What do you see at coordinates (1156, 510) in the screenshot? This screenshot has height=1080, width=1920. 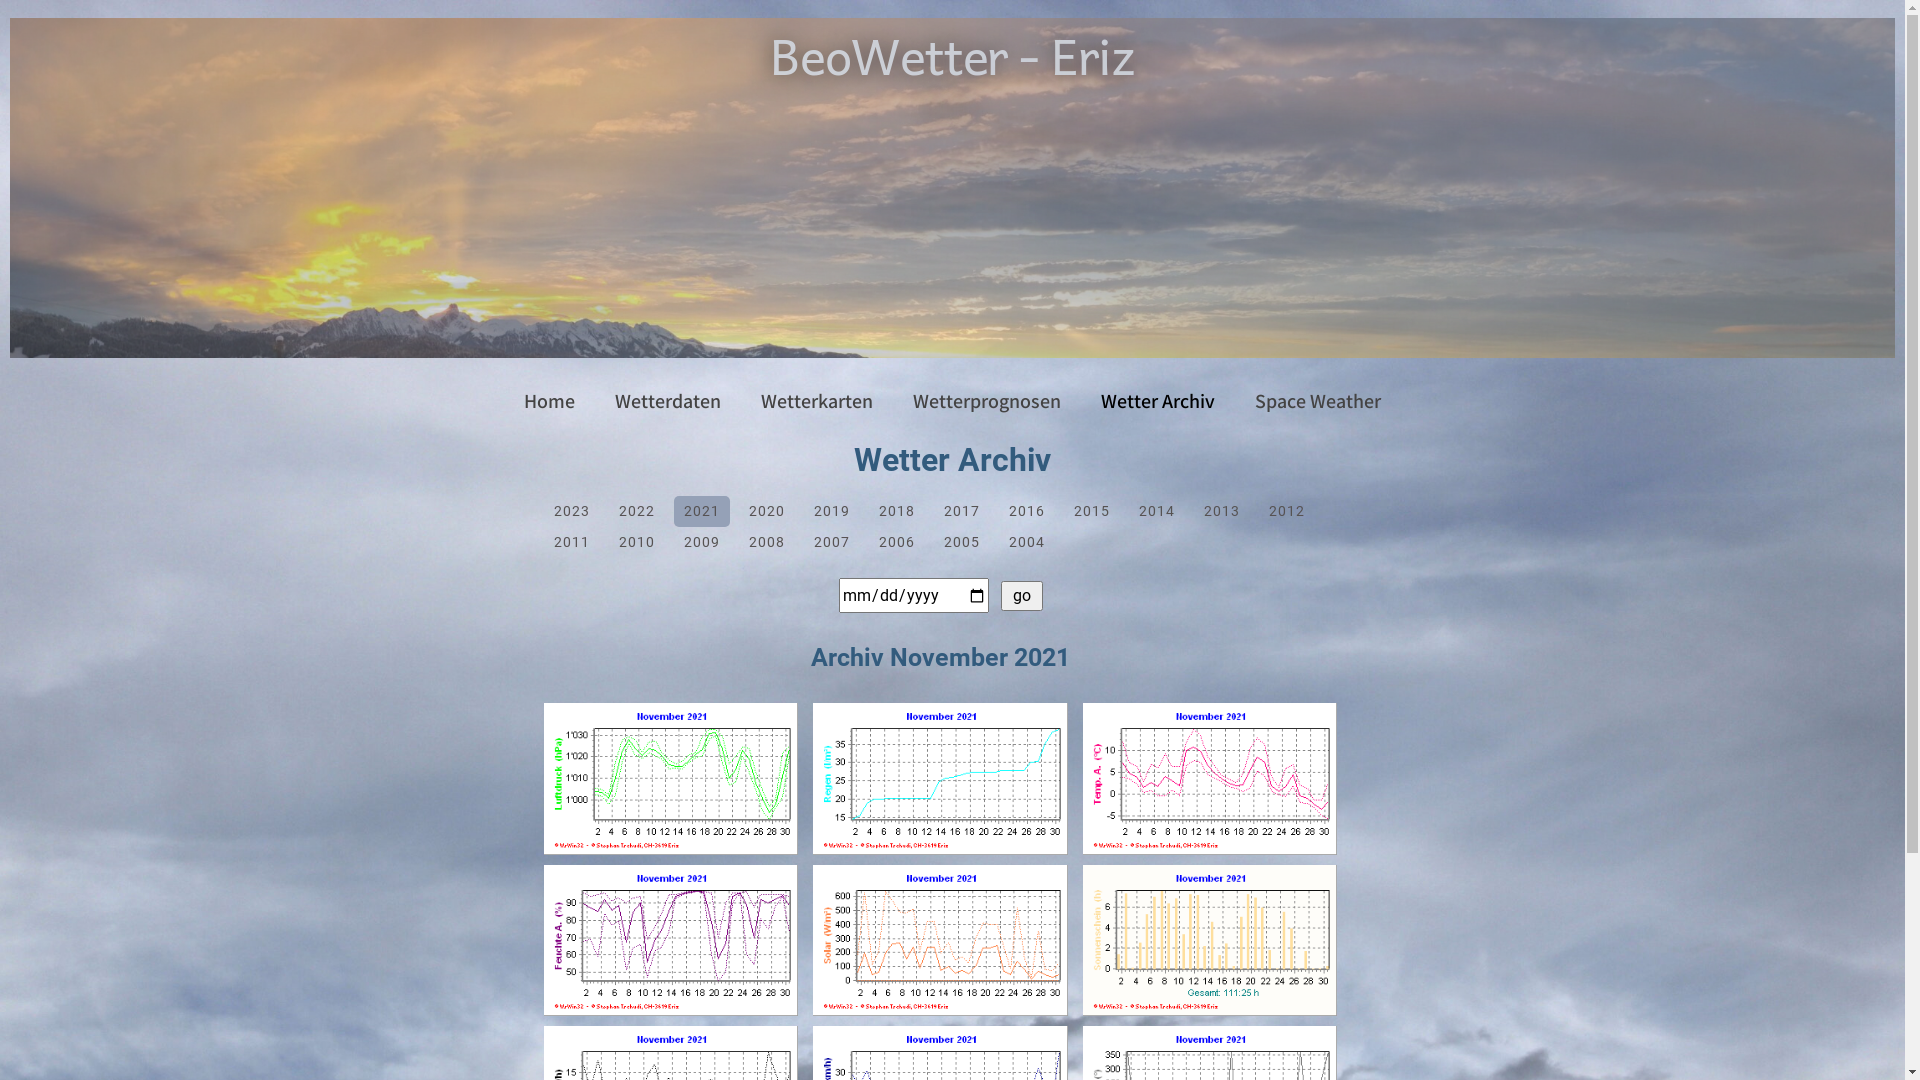 I see `'2014'` at bounding box center [1156, 510].